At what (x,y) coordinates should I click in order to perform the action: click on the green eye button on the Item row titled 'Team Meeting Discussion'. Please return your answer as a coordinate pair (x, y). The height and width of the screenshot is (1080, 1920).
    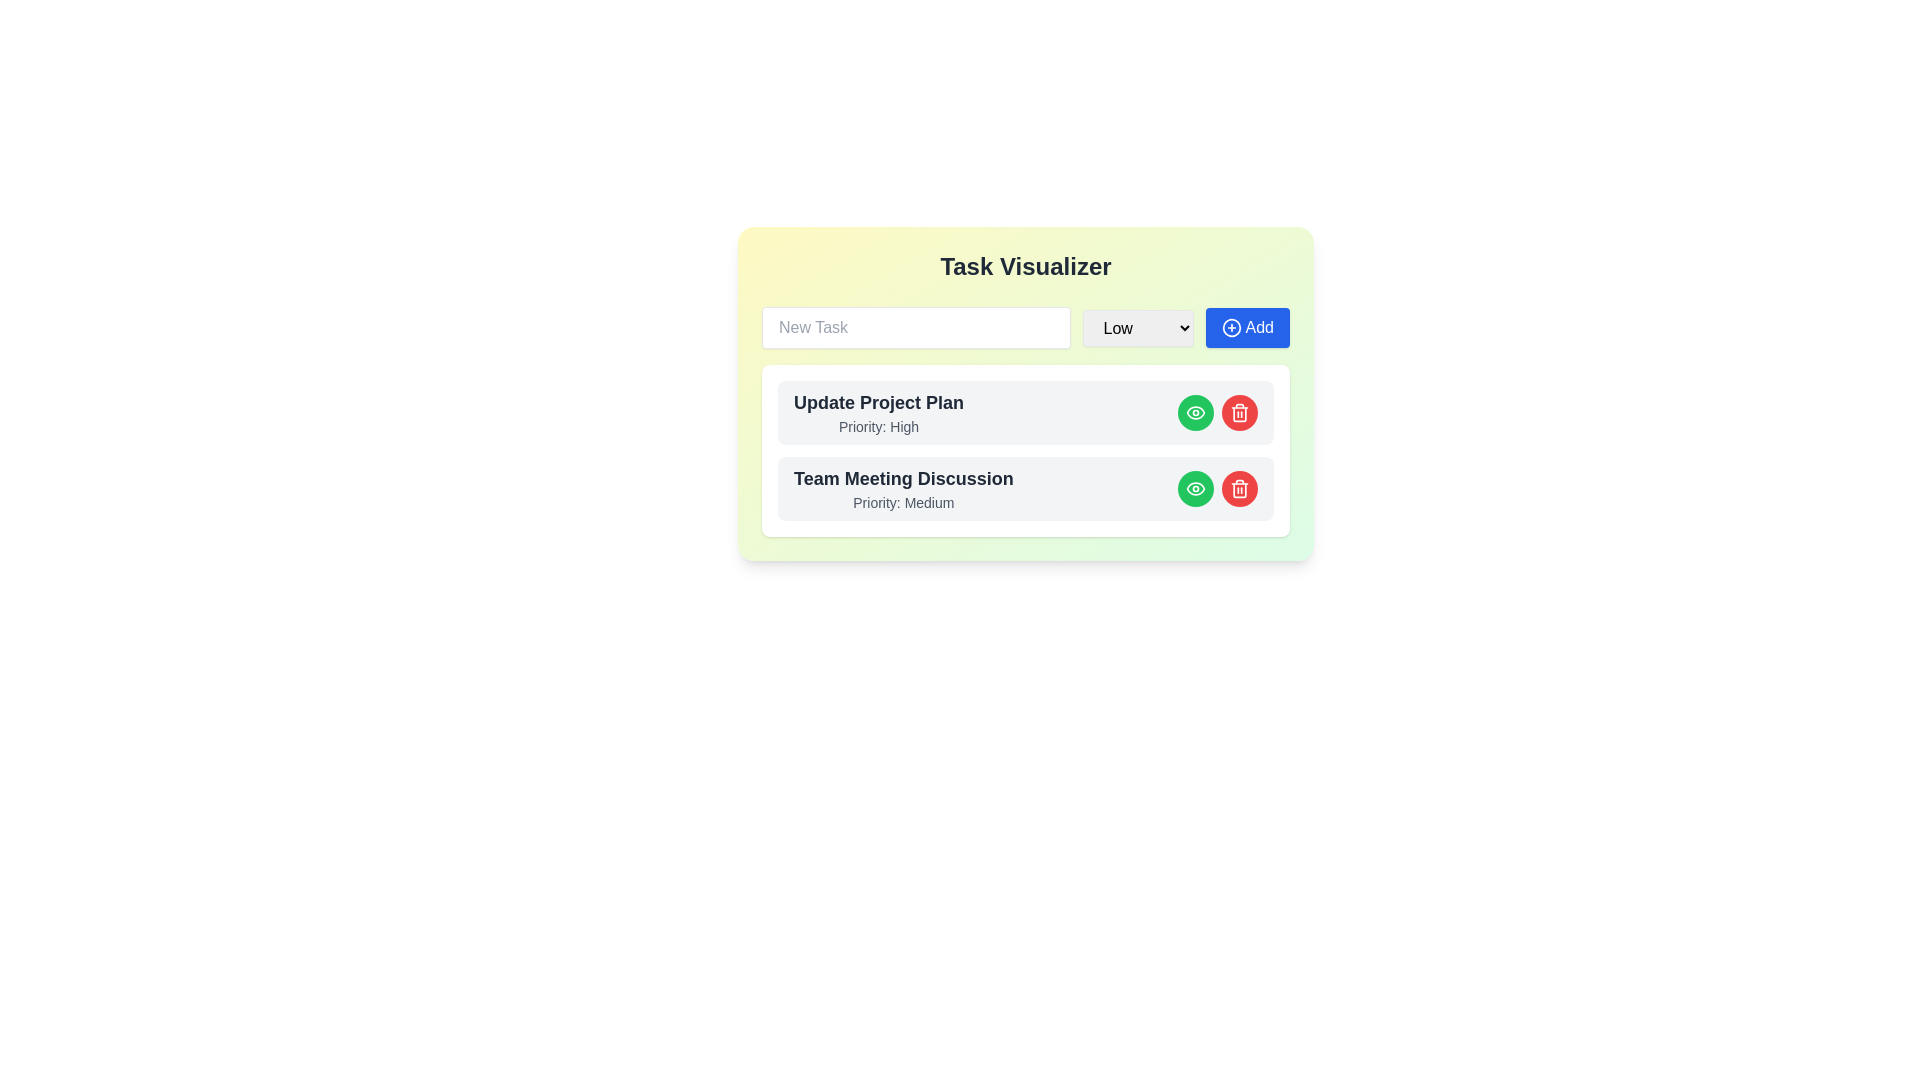
    Looking at the image, I should click on (1026, 489).